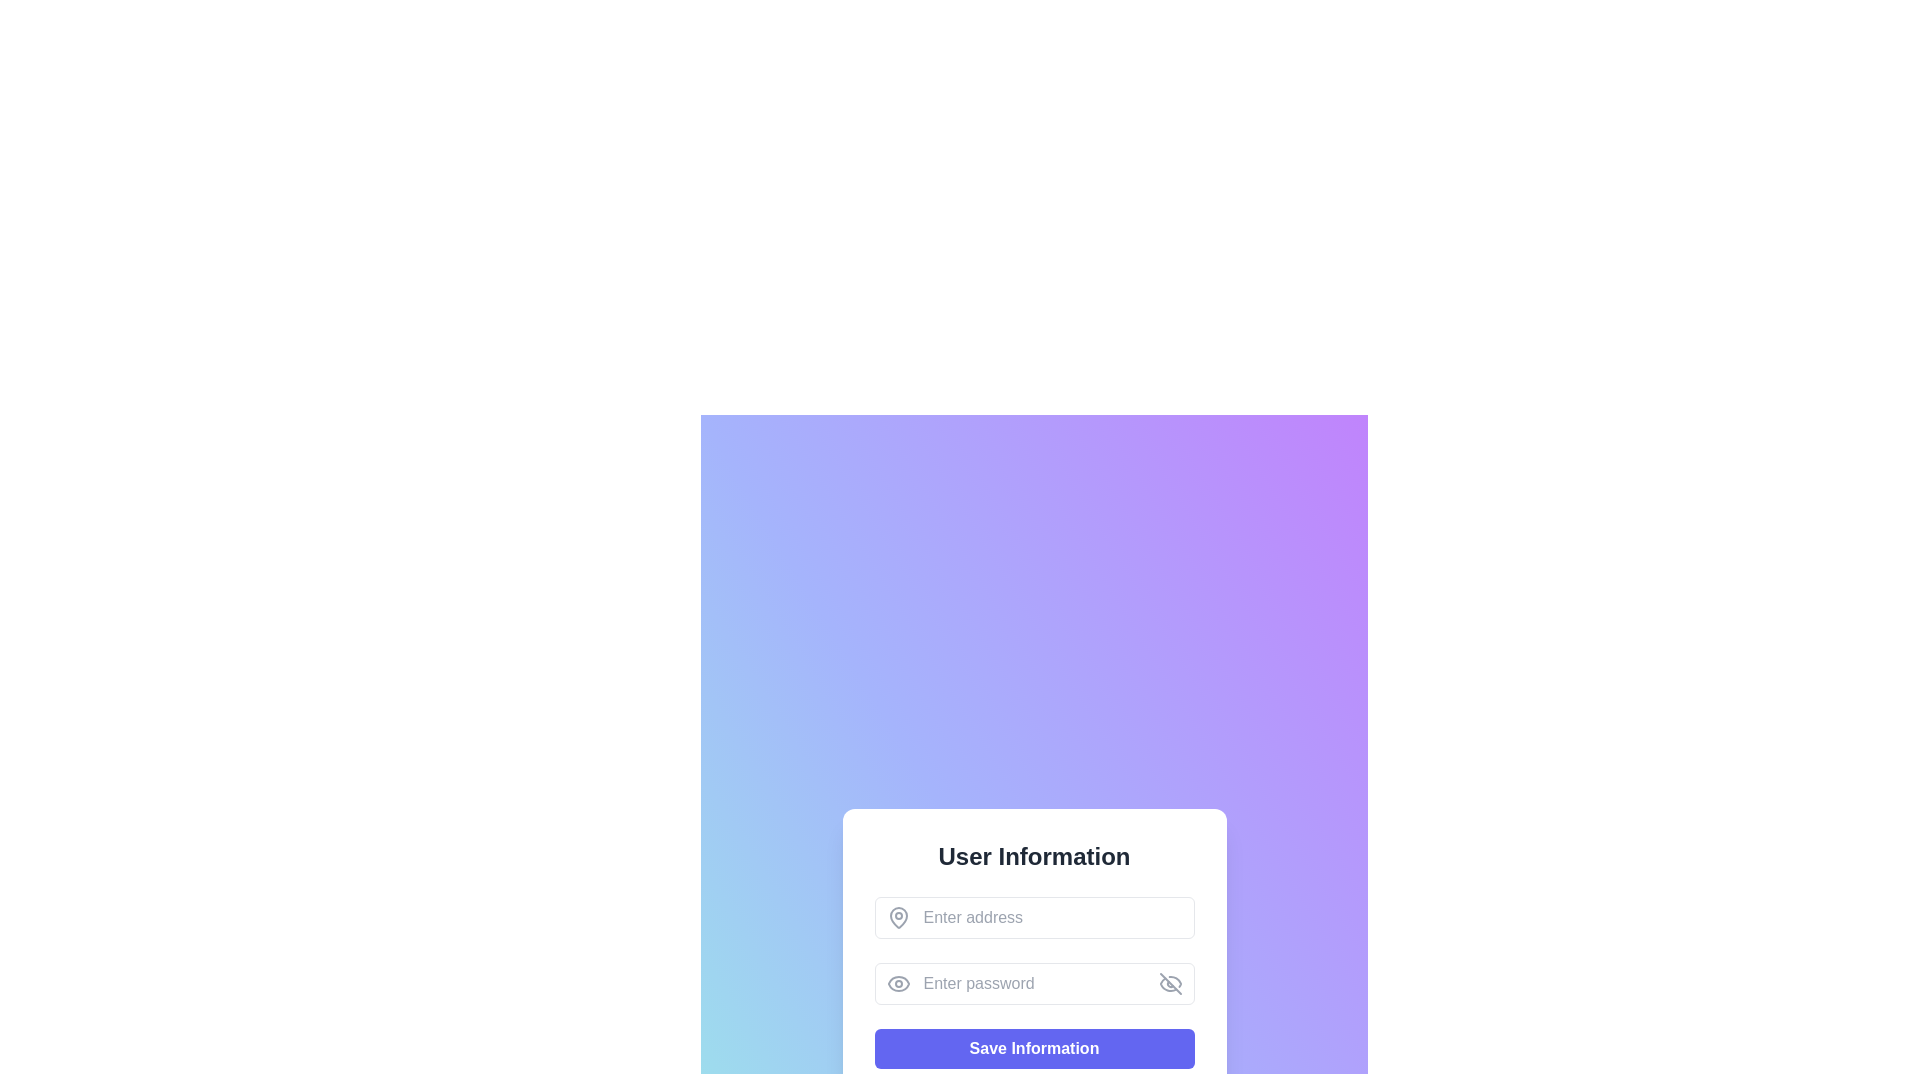 This screenshot has height=1080, width=1920. Describe the element at coordinates (1034, 1048) in the screenshot. I see `the 'Save Information' button, which is a rectangular button with a purple background and white bold text, located centrally at the bottom of the 'User Information' section` at that location.